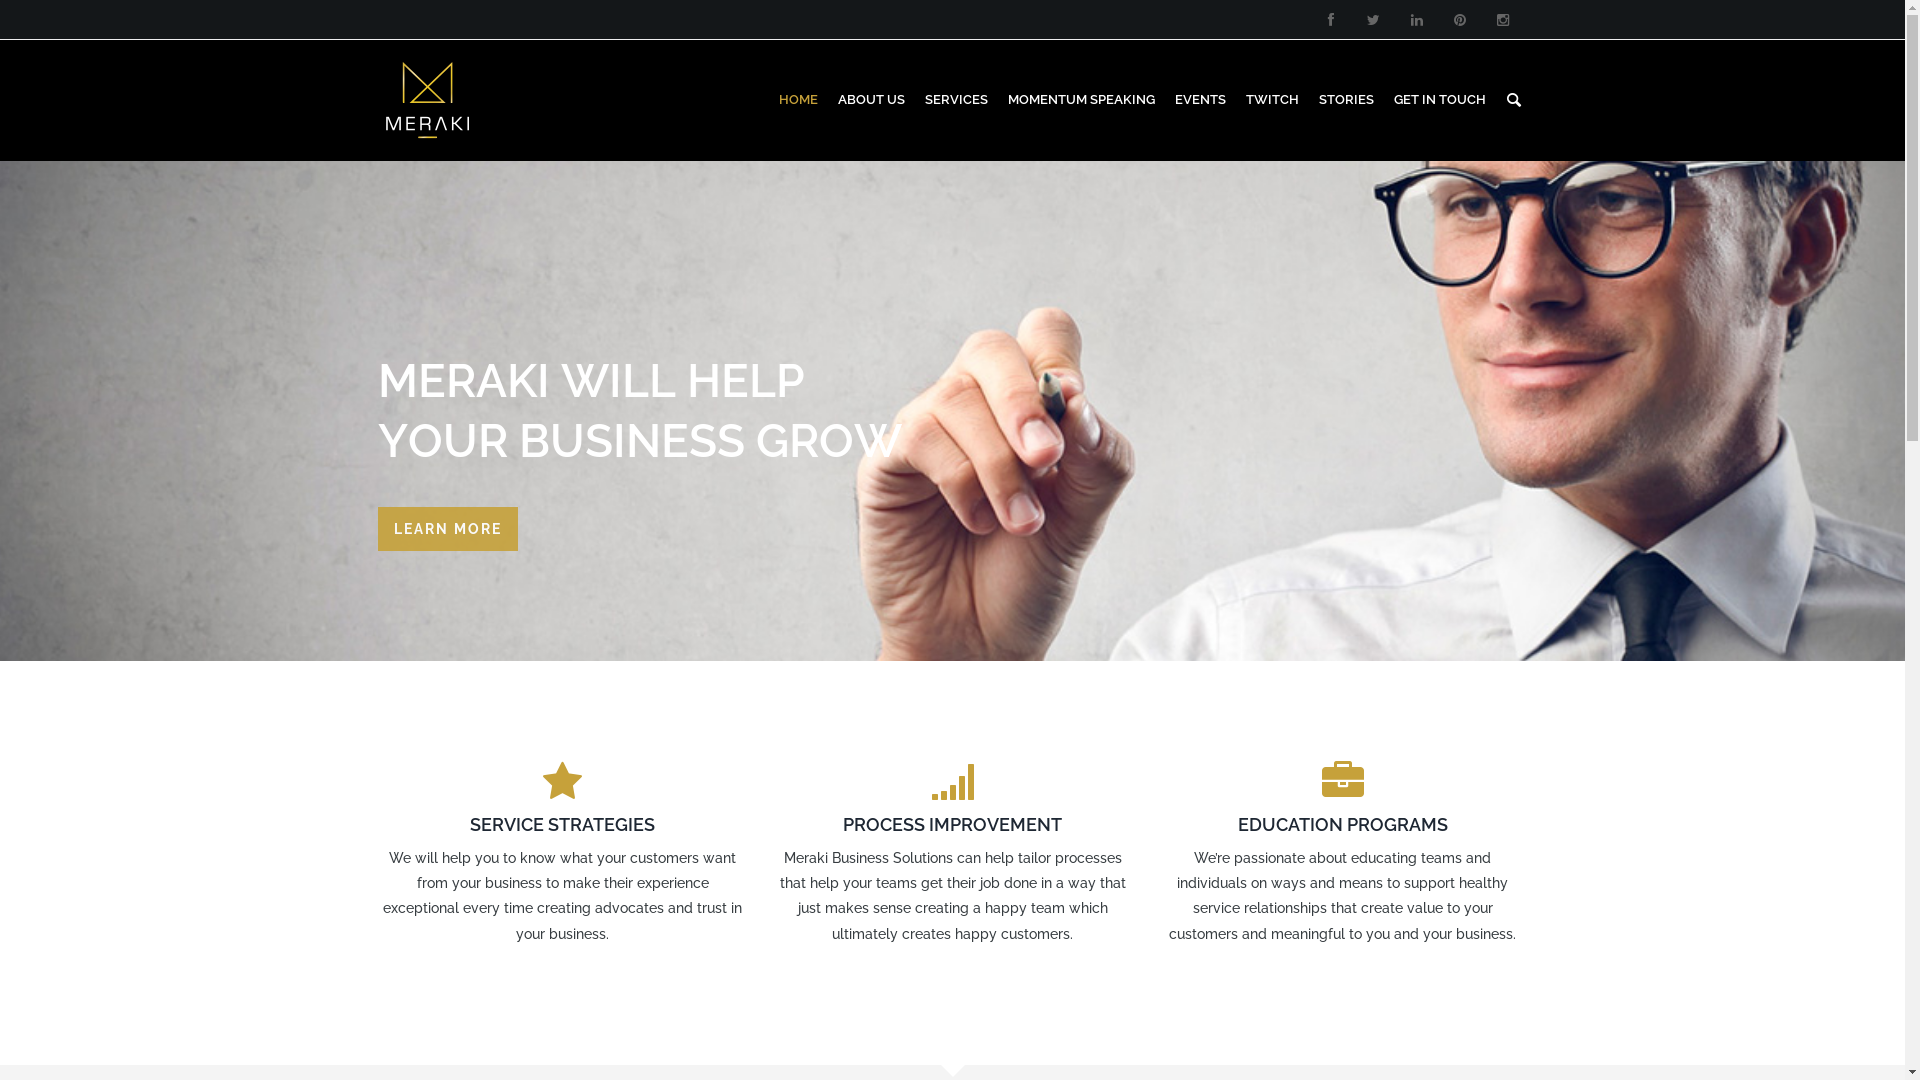  What do you see at coordinates (1080, 100) in the screenshot?
I see `'MOMENTUM SPEAKING'` at bounding box center [1080, 100].